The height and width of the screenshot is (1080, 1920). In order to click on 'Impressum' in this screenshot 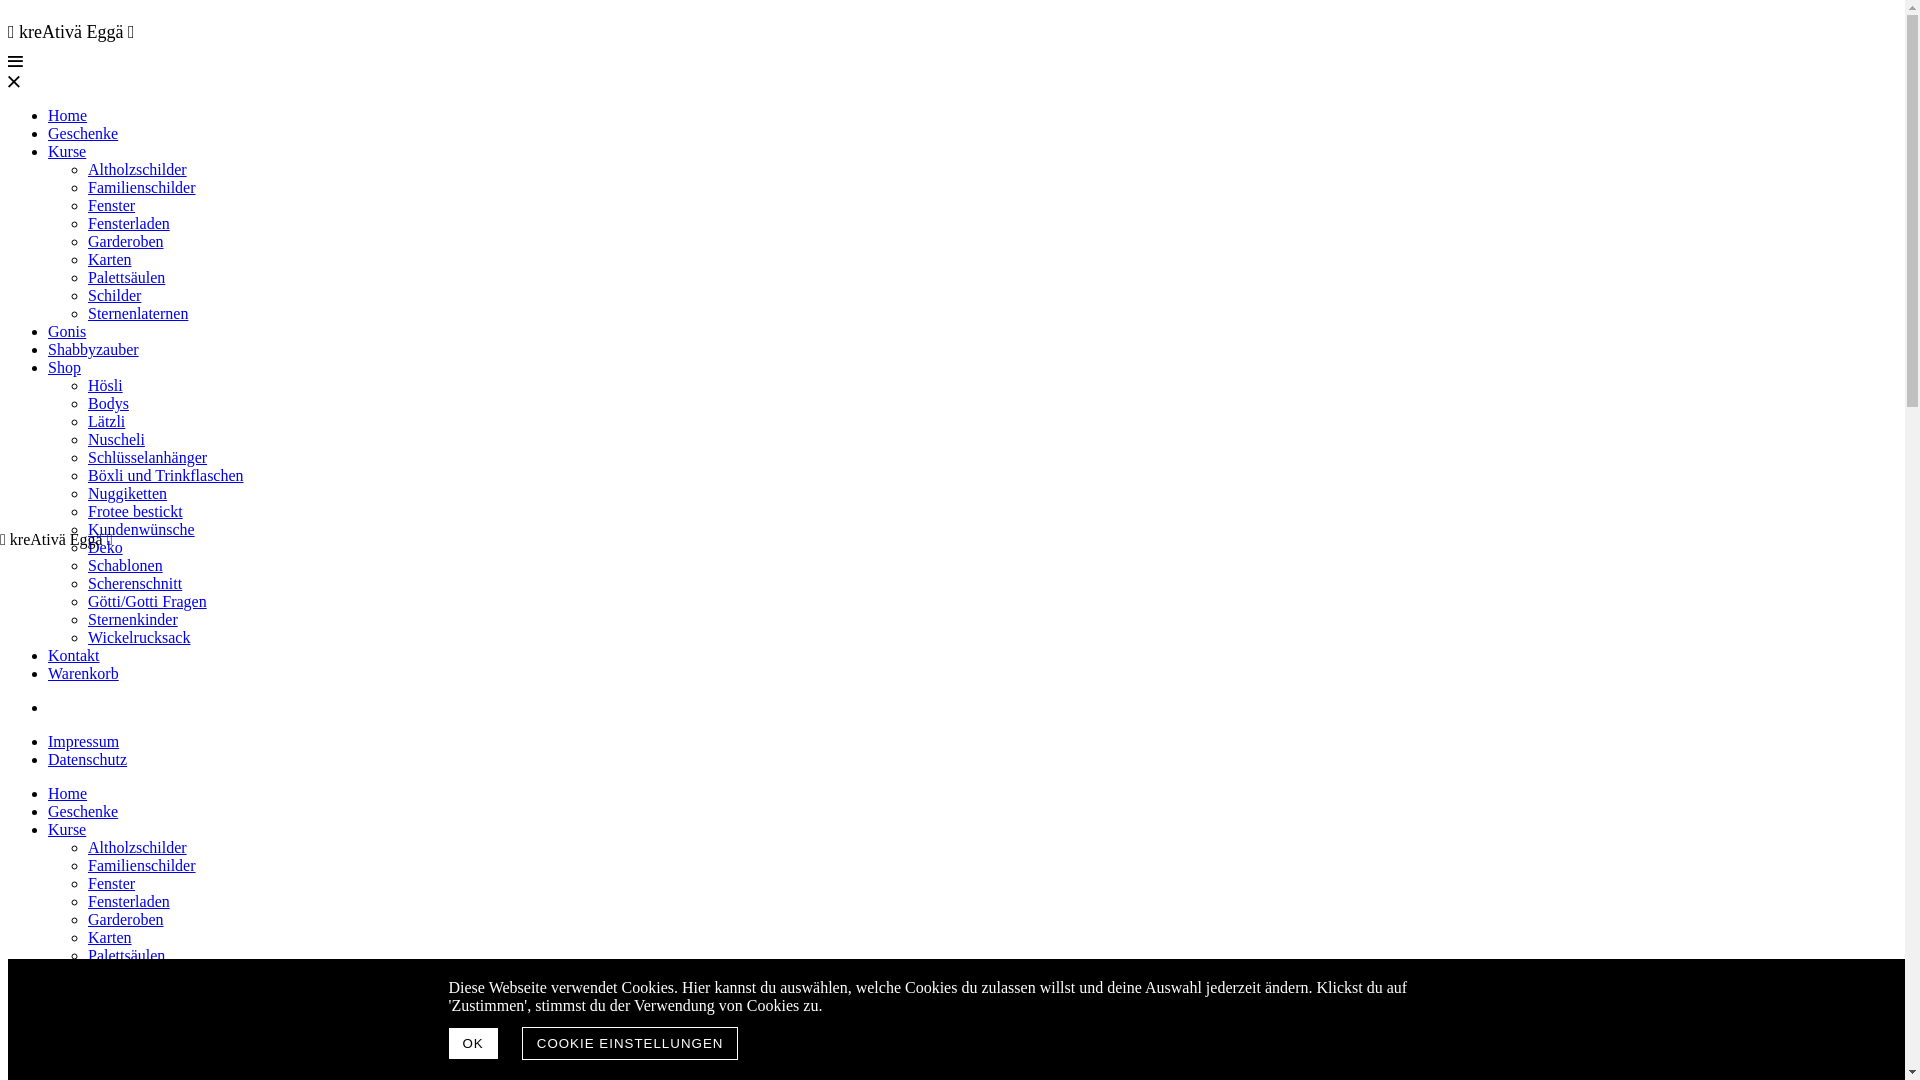, I will do `click(82, 741)`.